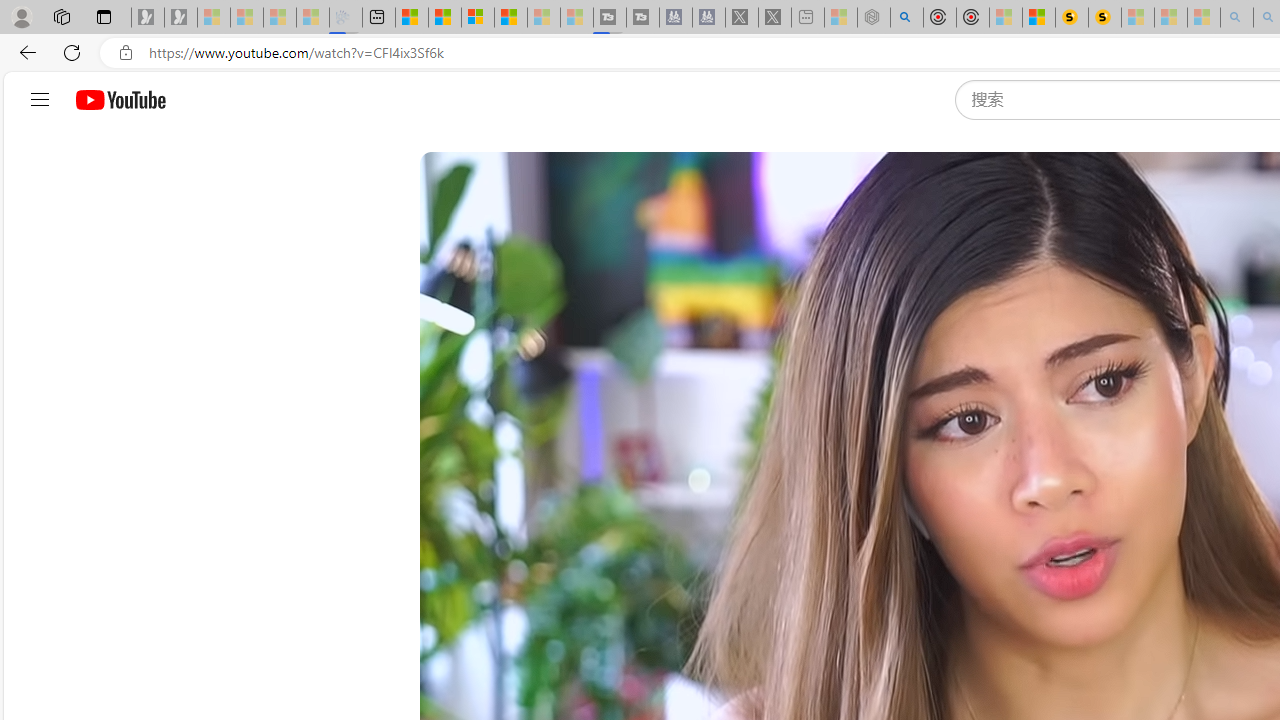 This screenshot has width=1280, height=720. I want to click on 'amazon - Search - Sleeping', so click(1236, 17).